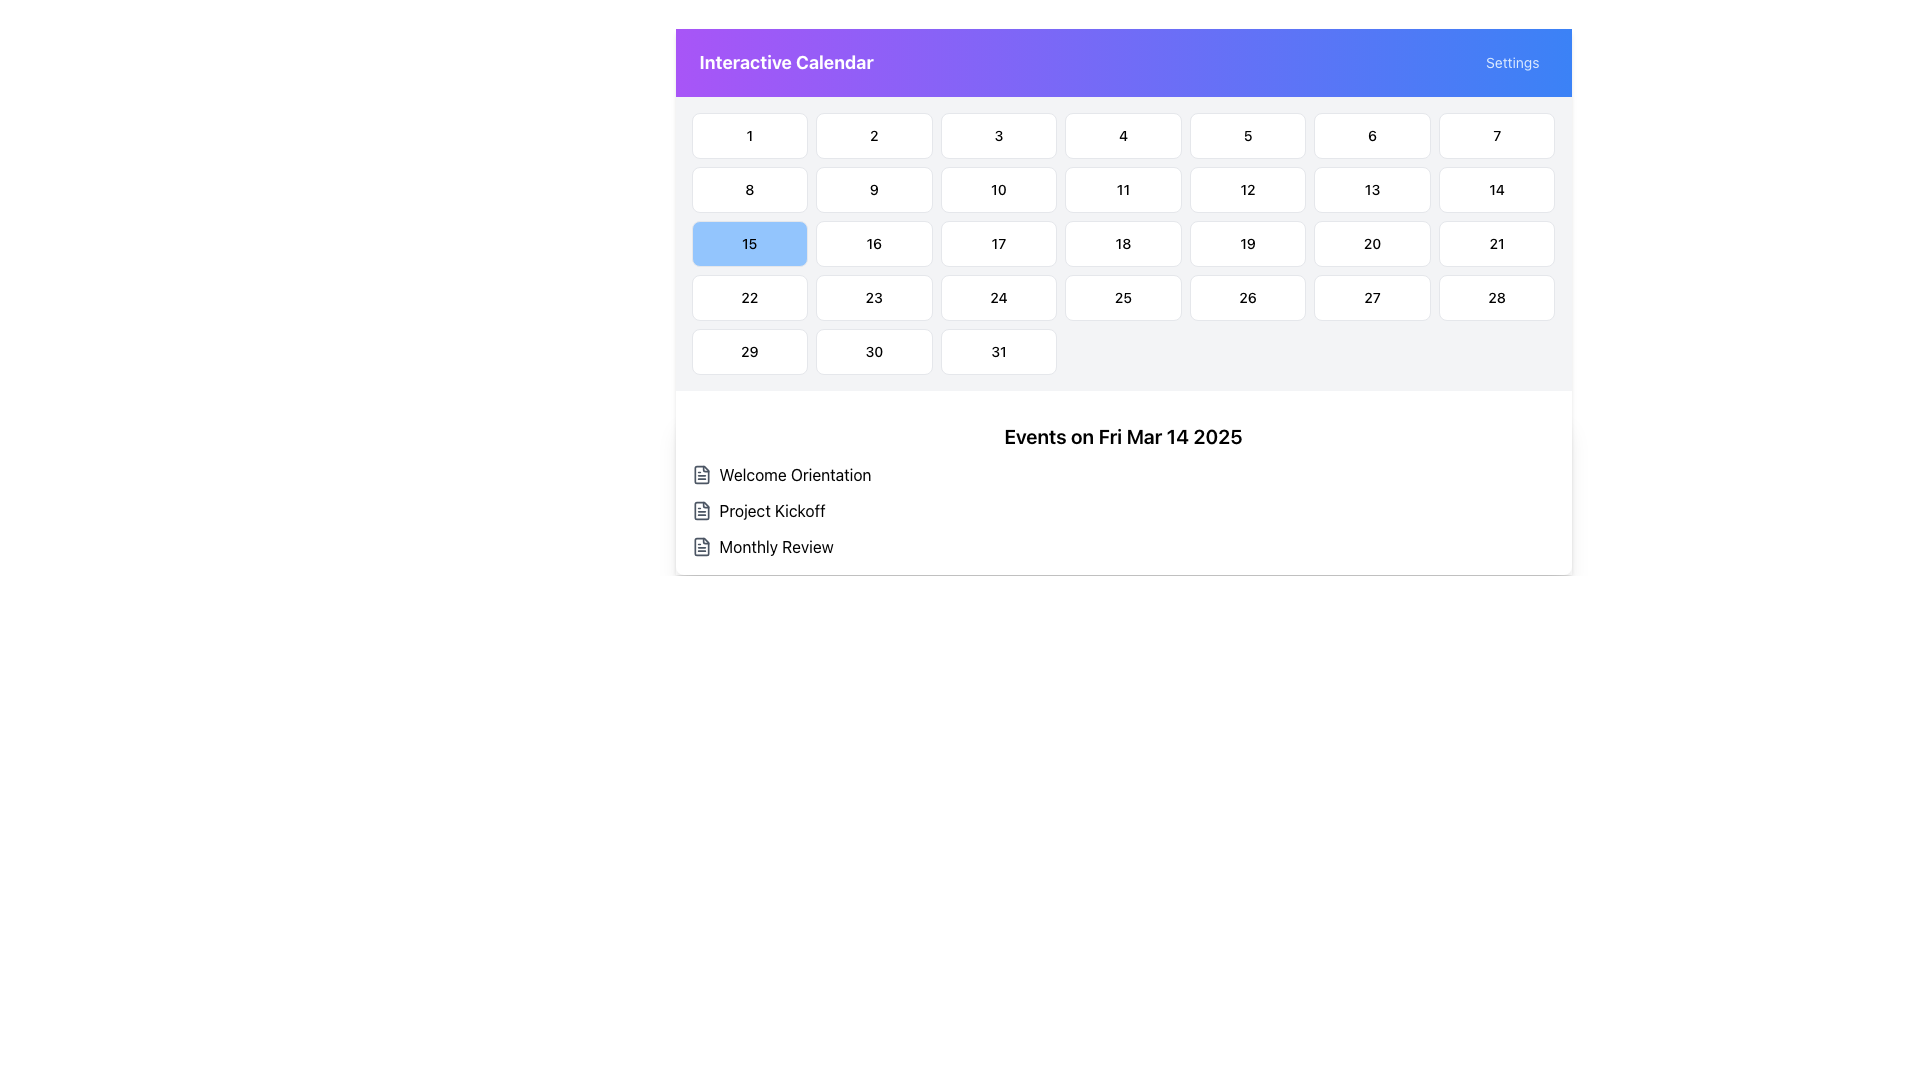  I want to click on the seventh button in the last row of the Interactive Calendar, so click(998, 350).